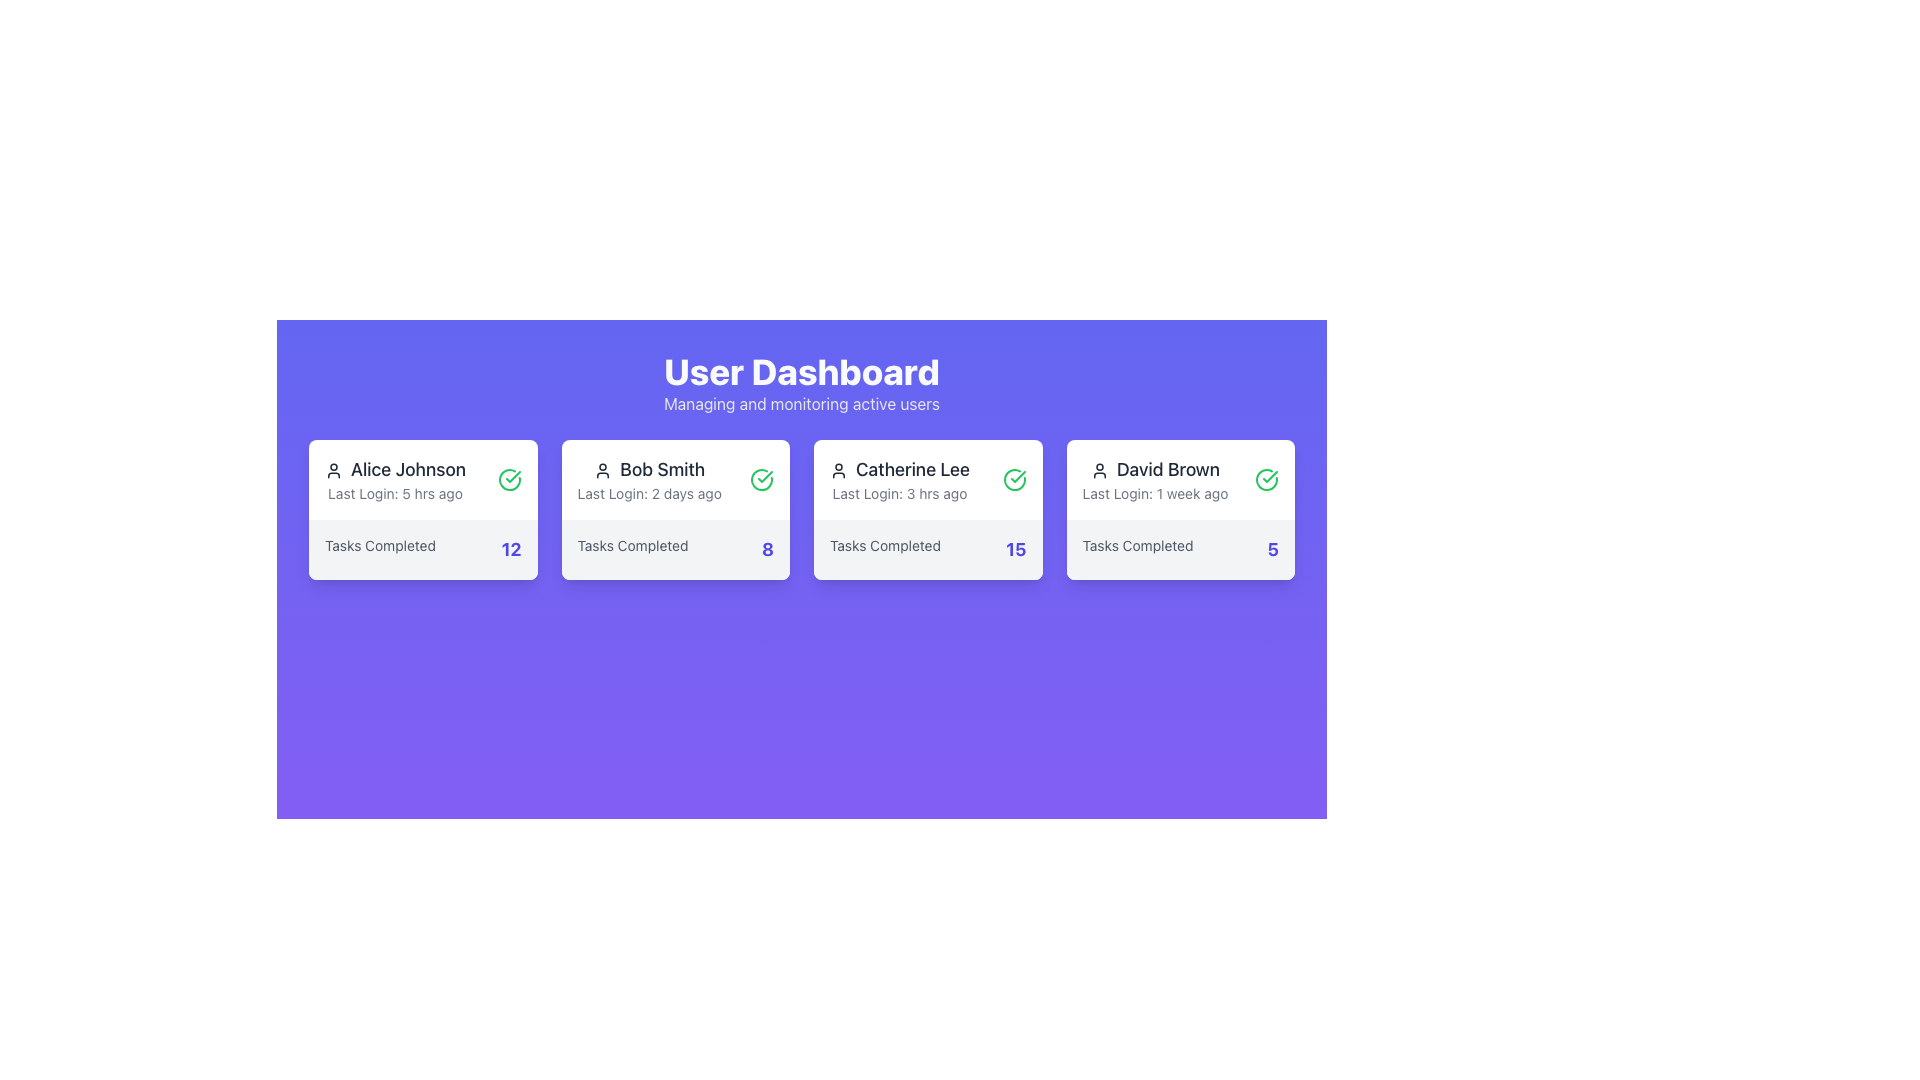 Image resolution: width=1920 pixels, height=1080 pixels. What do you see at coordinates (395, 479) in the screenshot?
I see `the User information display block that shows 'Alice Johnson' with the profile icon on the left and 'Last Login: 5 hrs ago' below it` at bounding box center [395, 479].